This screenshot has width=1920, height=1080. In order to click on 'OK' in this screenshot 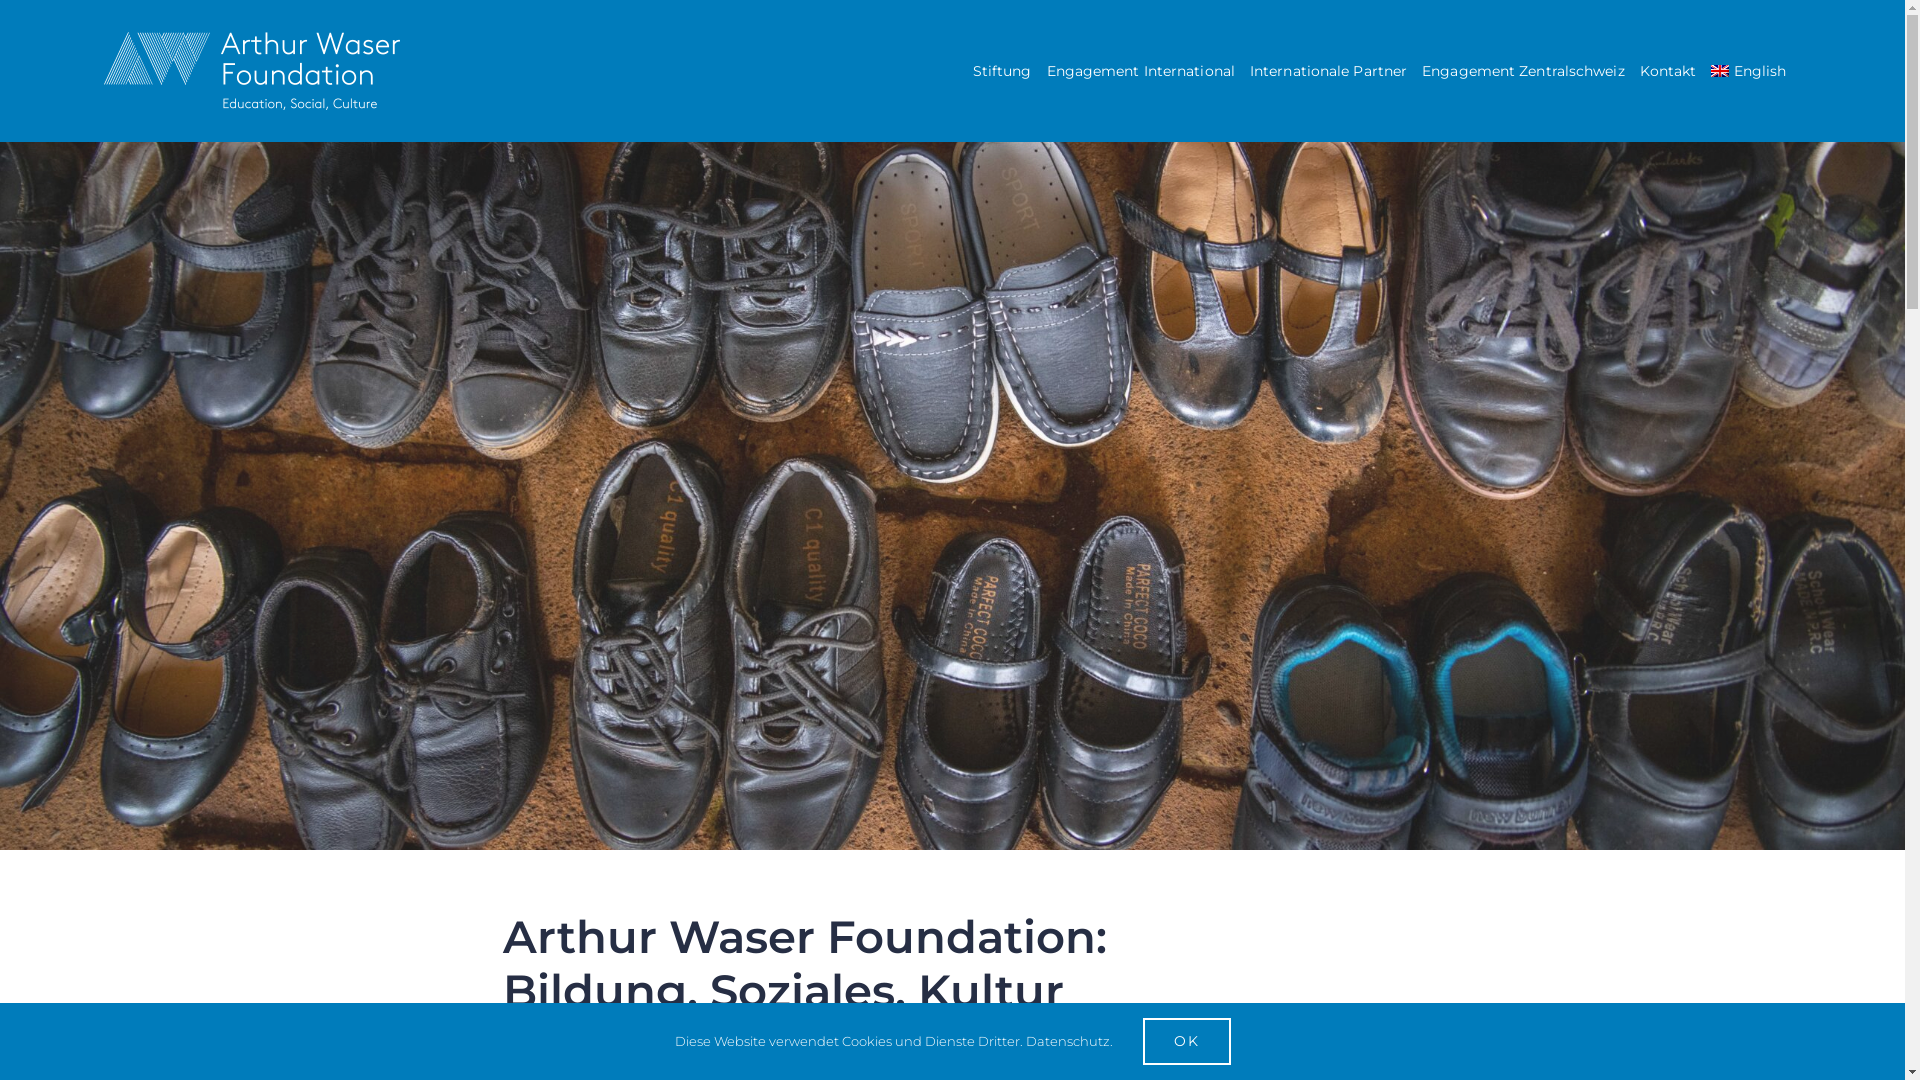, I will do `click(1185, 1040)`.